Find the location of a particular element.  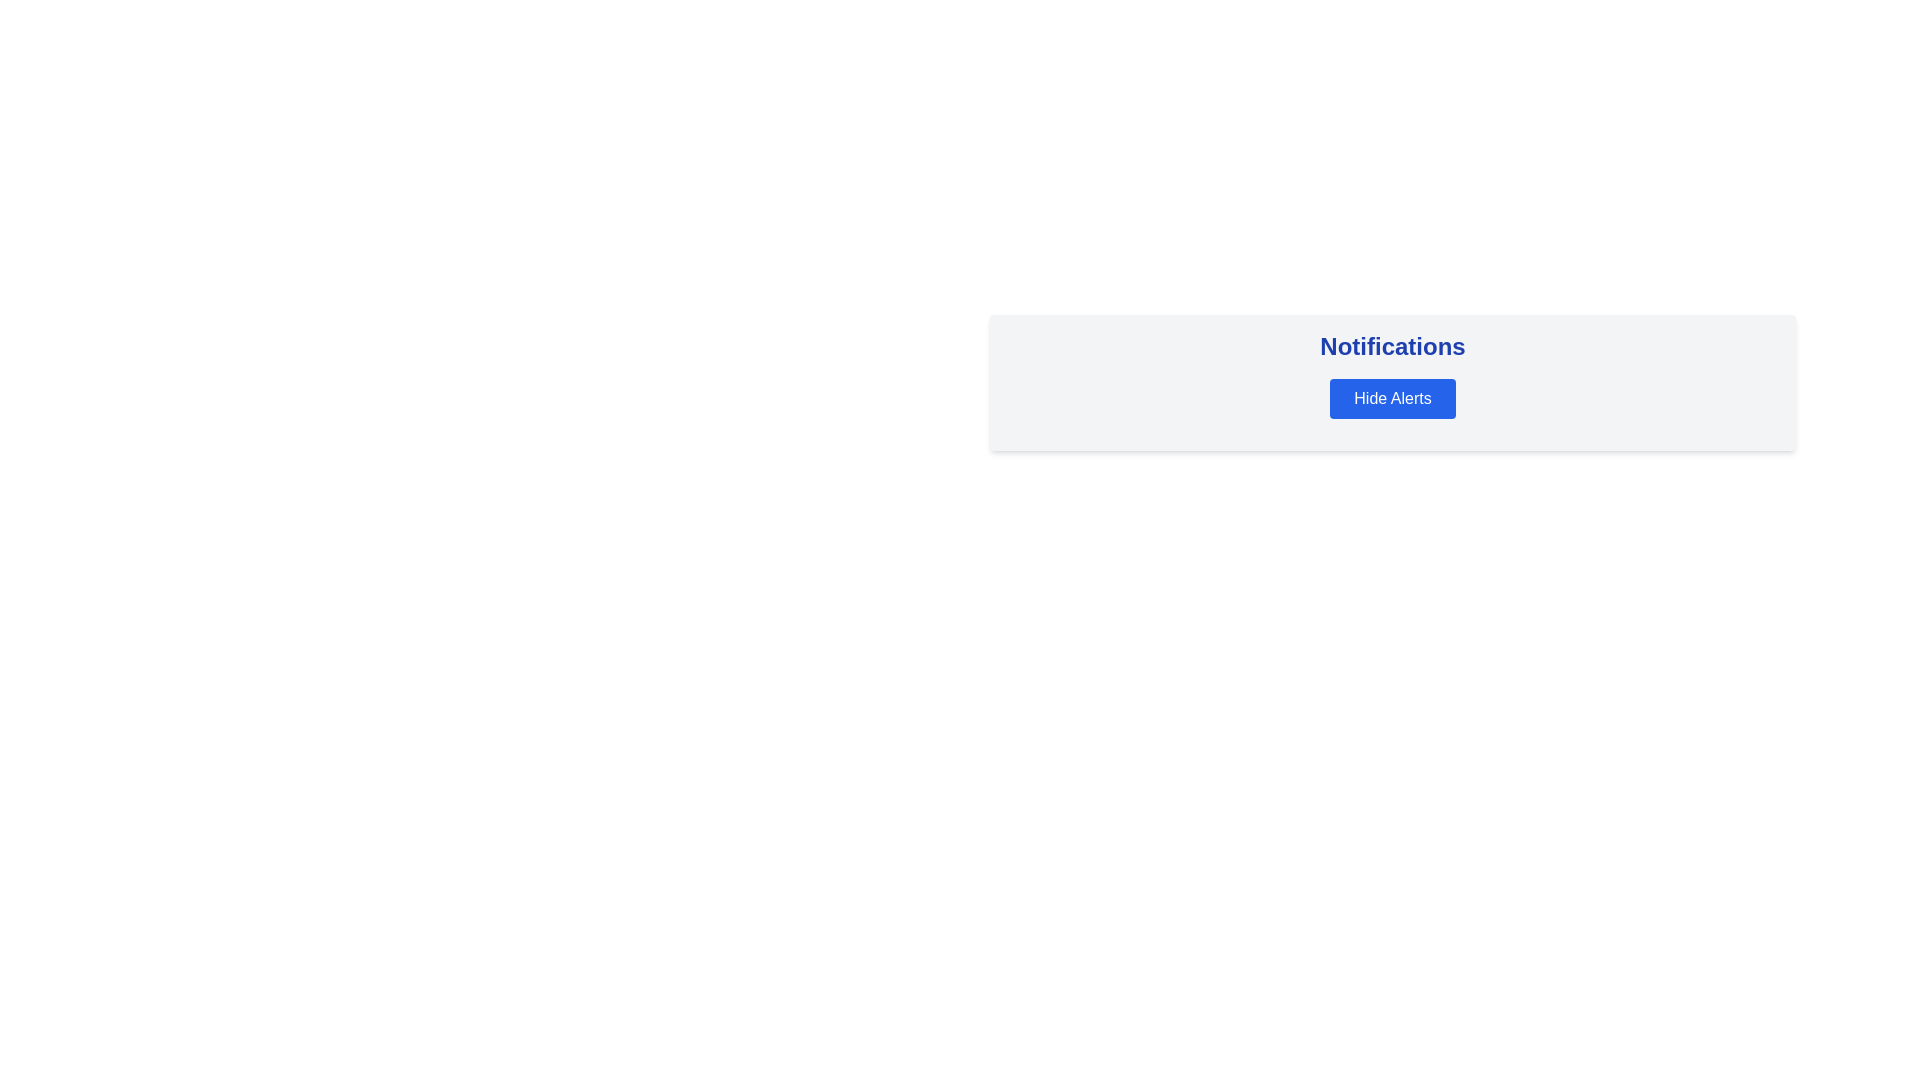

the notifications interface section, which contains the 'Hide Alerts' button is located at coordinates (1391, 382).